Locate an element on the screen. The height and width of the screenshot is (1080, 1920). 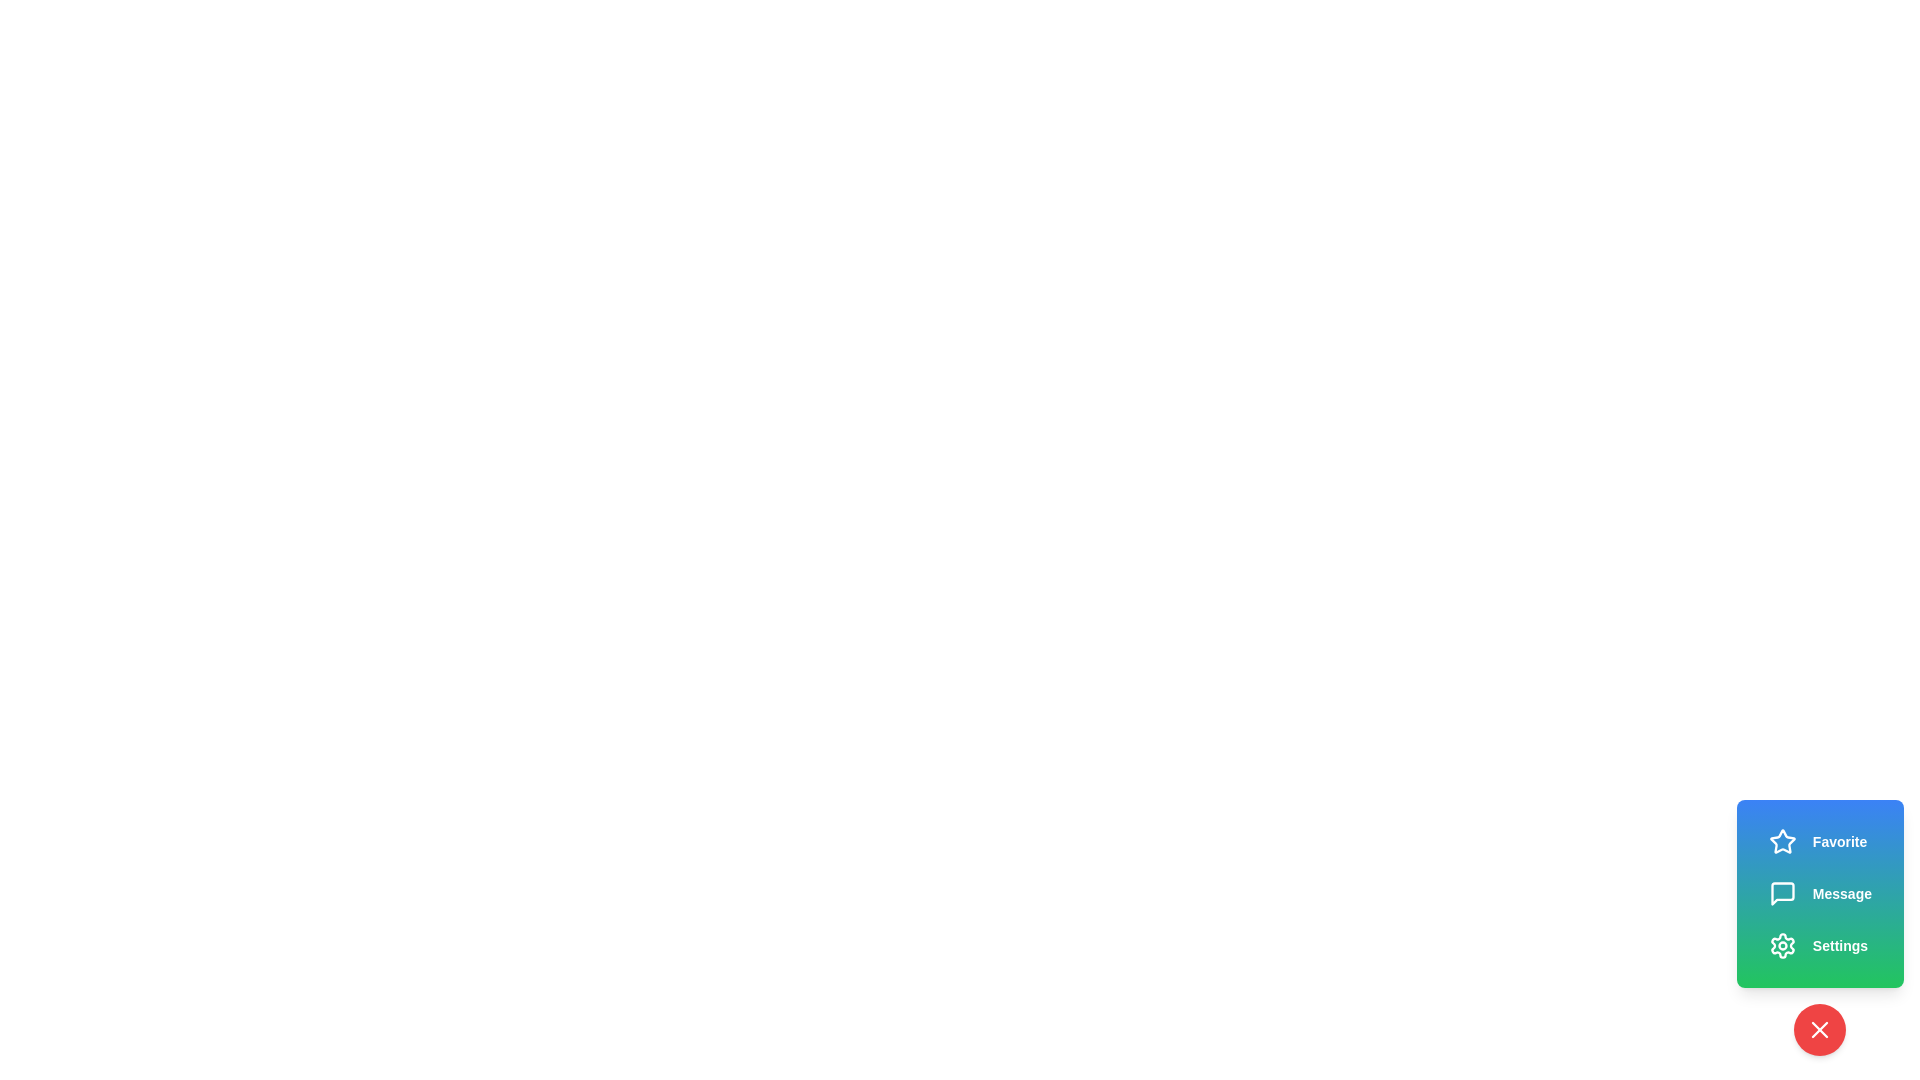
red circular button with an 'X' icon to collapse the speed dial menu is located at coordinates (1819, 1029).